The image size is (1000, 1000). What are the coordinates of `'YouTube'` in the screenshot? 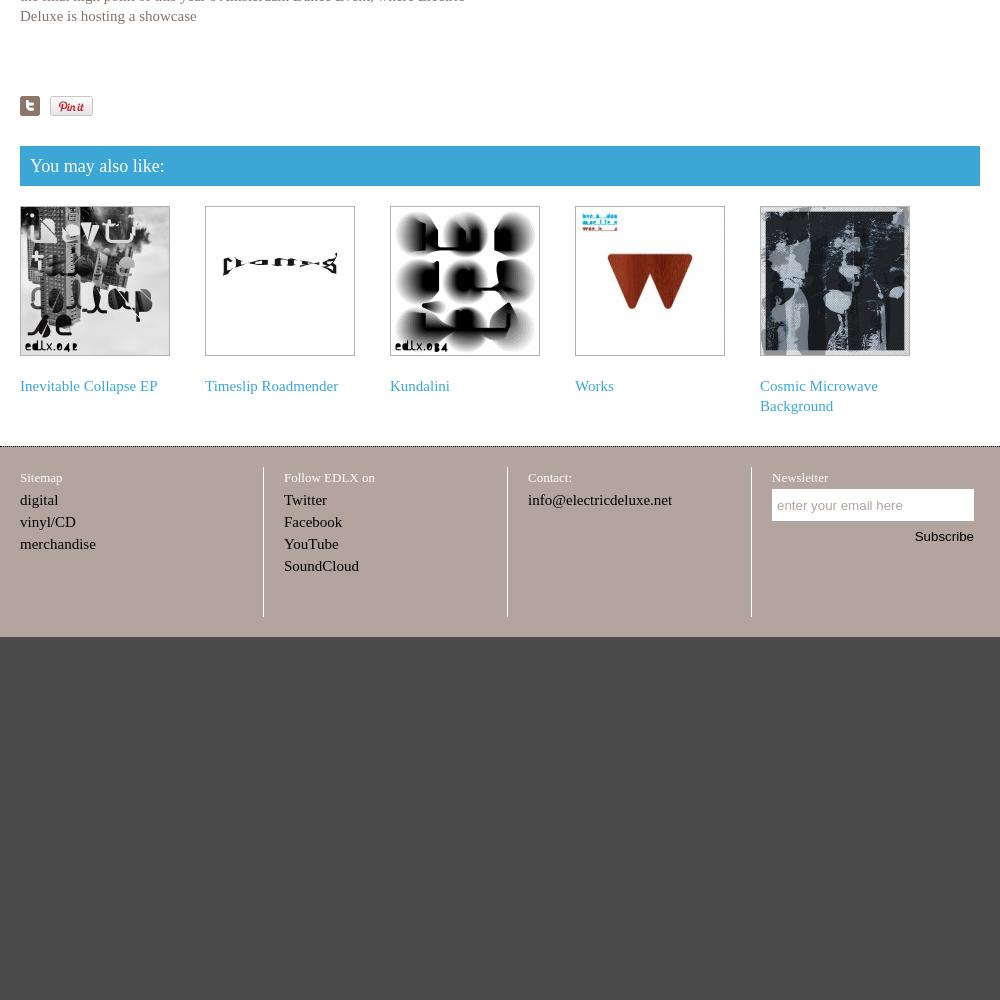 It's located at (284, 544).